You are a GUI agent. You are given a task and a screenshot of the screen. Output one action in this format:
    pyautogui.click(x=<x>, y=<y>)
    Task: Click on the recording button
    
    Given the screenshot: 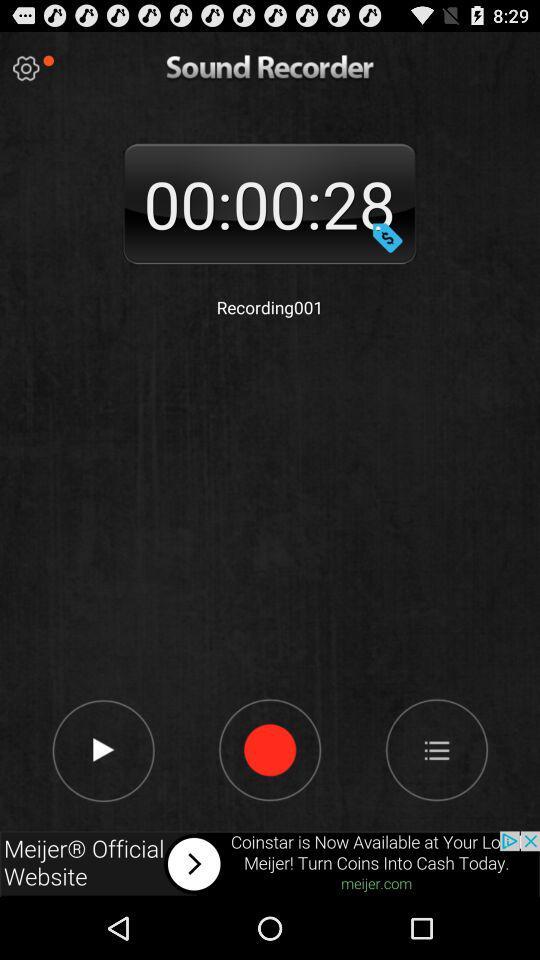 What is the action you would take?
    pyautogui.click(x=269, y=748)
    